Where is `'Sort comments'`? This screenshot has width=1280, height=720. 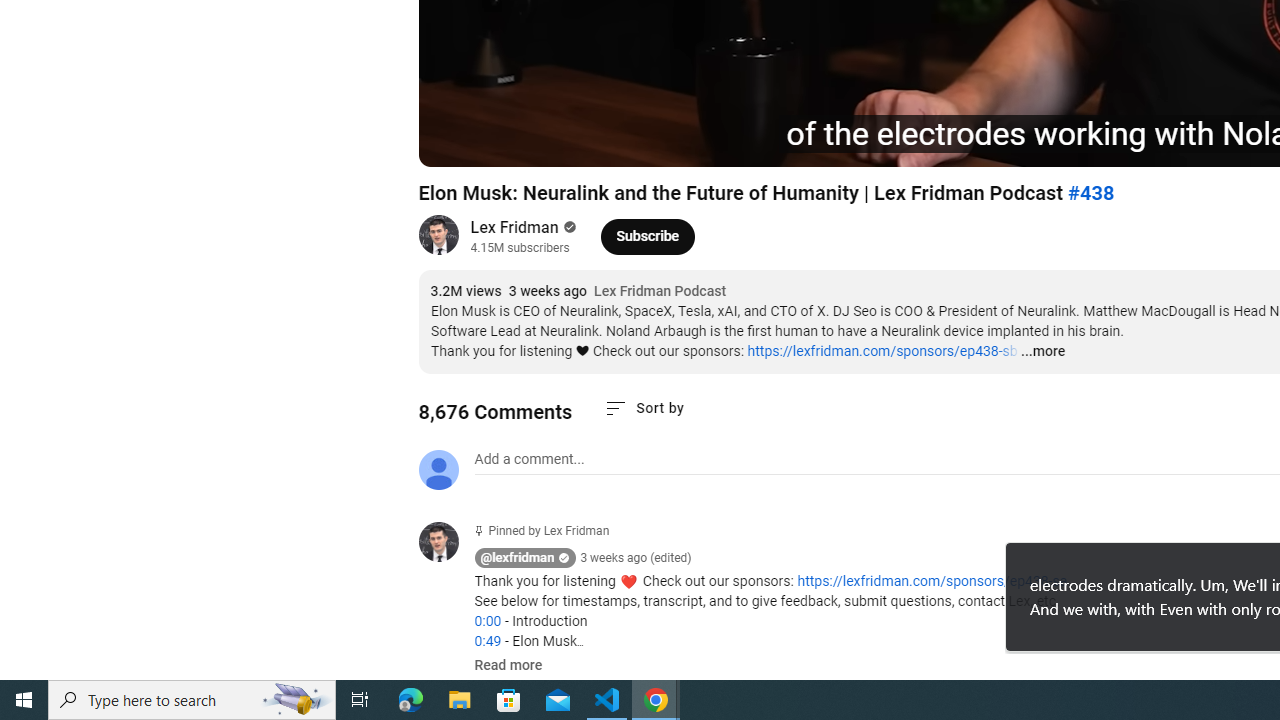 'Sort comments' is located at coordinates (644, 407).